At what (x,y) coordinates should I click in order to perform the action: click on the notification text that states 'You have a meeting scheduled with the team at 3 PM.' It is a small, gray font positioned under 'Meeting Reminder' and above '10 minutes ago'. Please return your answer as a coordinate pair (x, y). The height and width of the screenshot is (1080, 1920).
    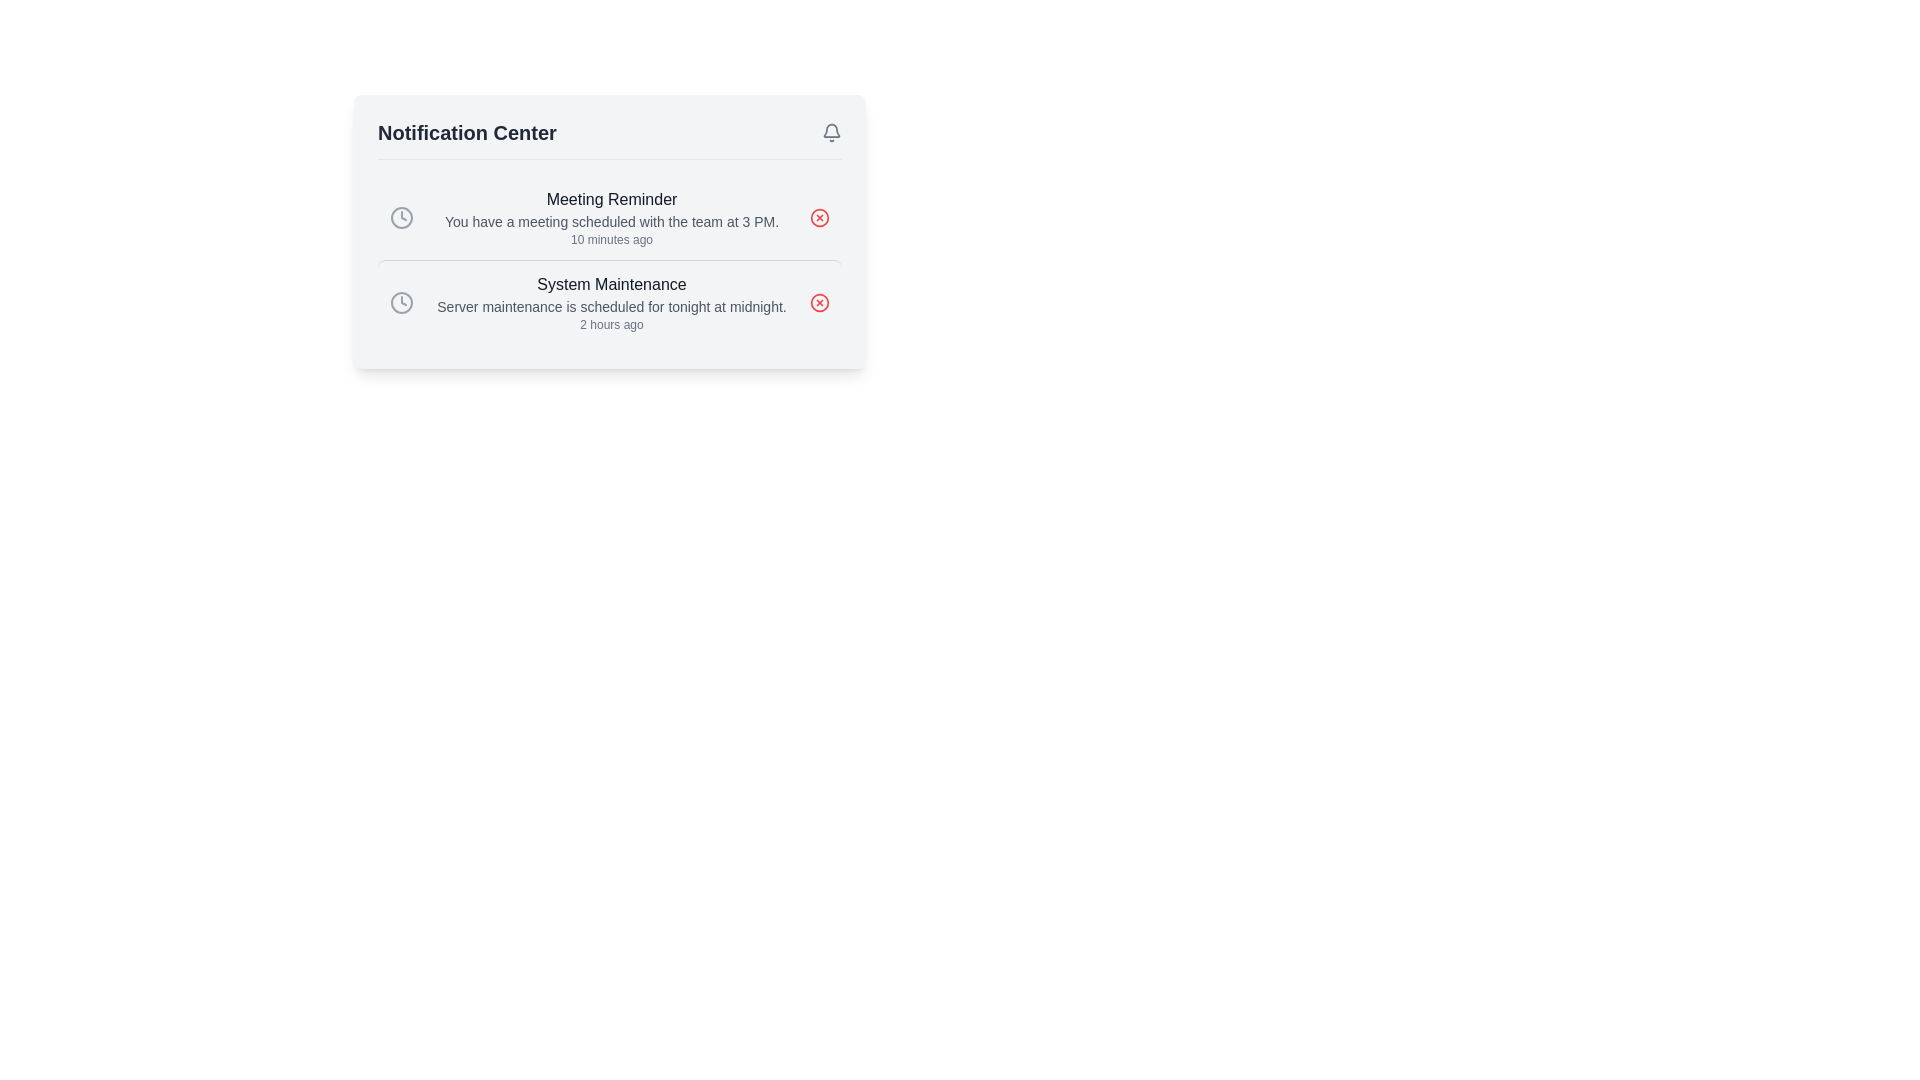
    Looking at the image, I should click on (610, 222).